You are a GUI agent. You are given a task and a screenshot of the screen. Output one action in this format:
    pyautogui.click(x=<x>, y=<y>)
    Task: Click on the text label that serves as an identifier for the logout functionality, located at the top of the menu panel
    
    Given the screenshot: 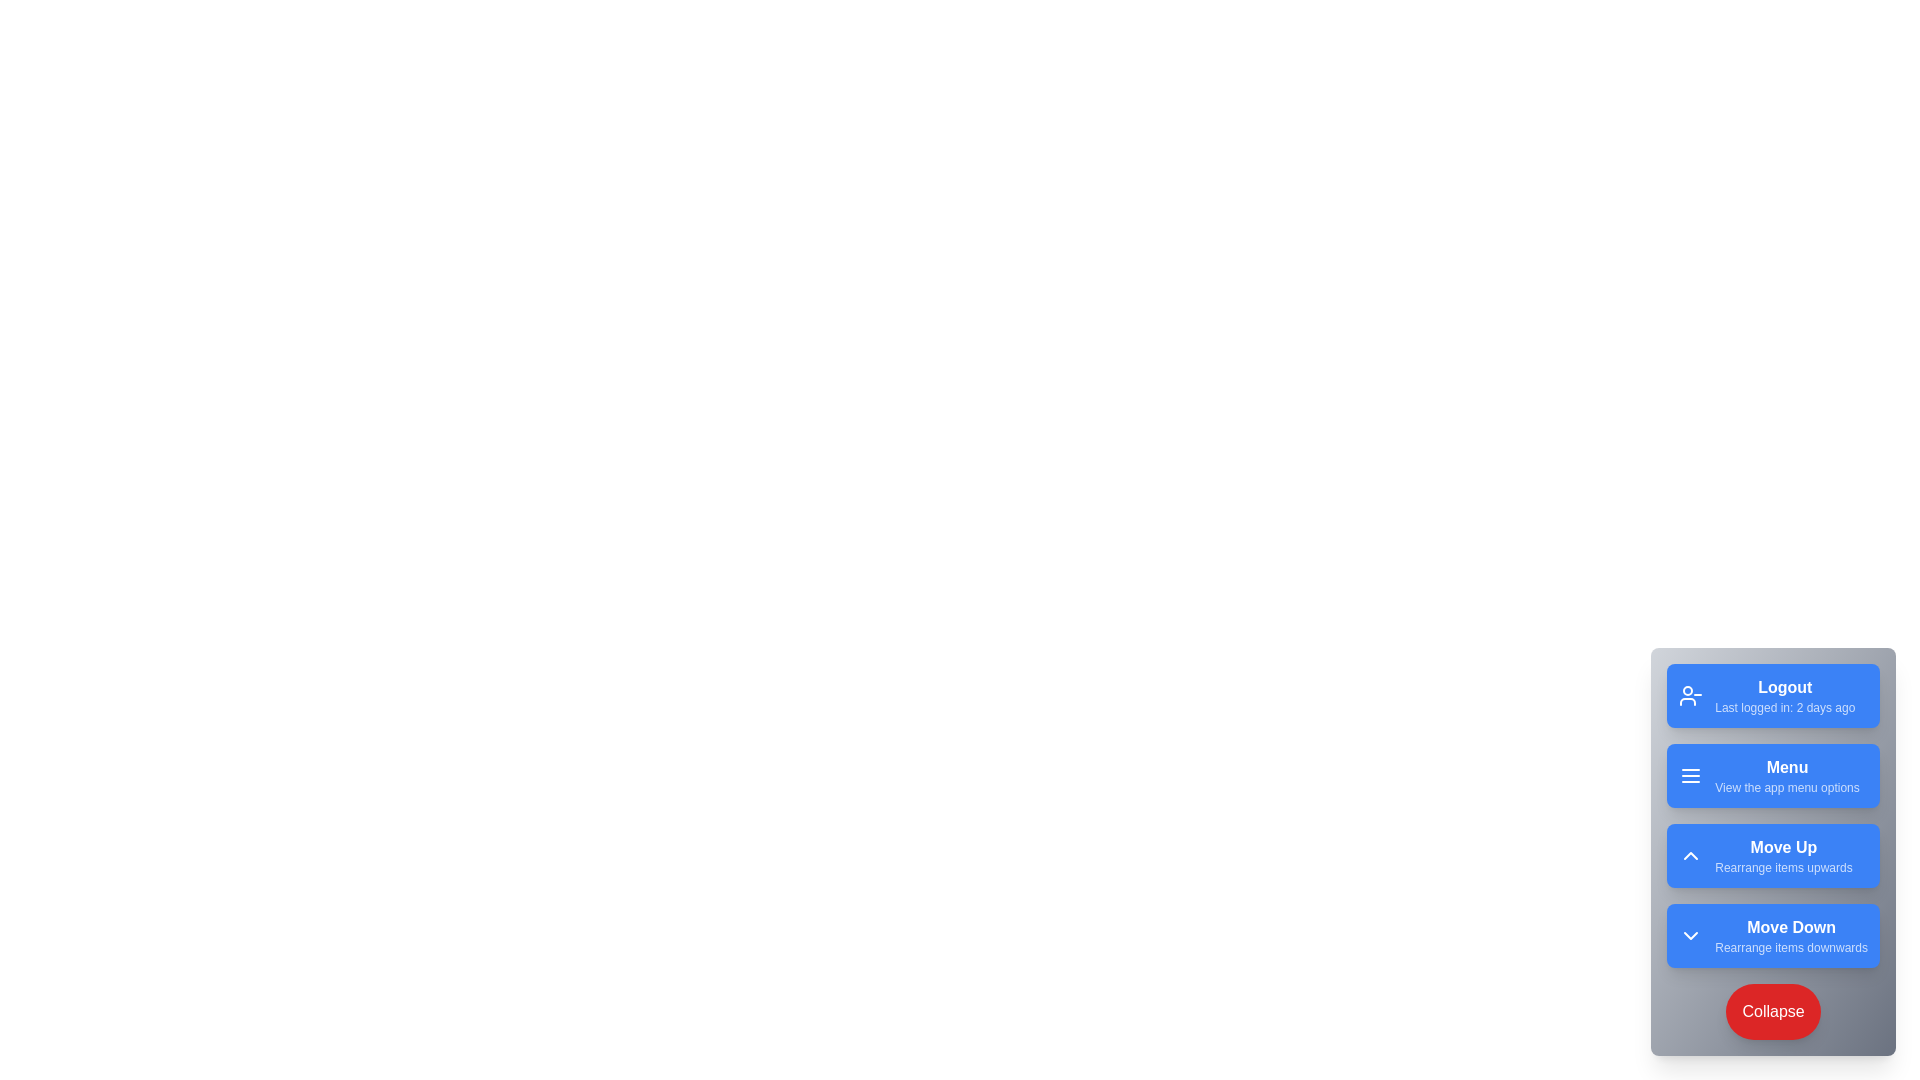 What is the action you would take?
    pyautogui.click(x=1785, y=686)
    